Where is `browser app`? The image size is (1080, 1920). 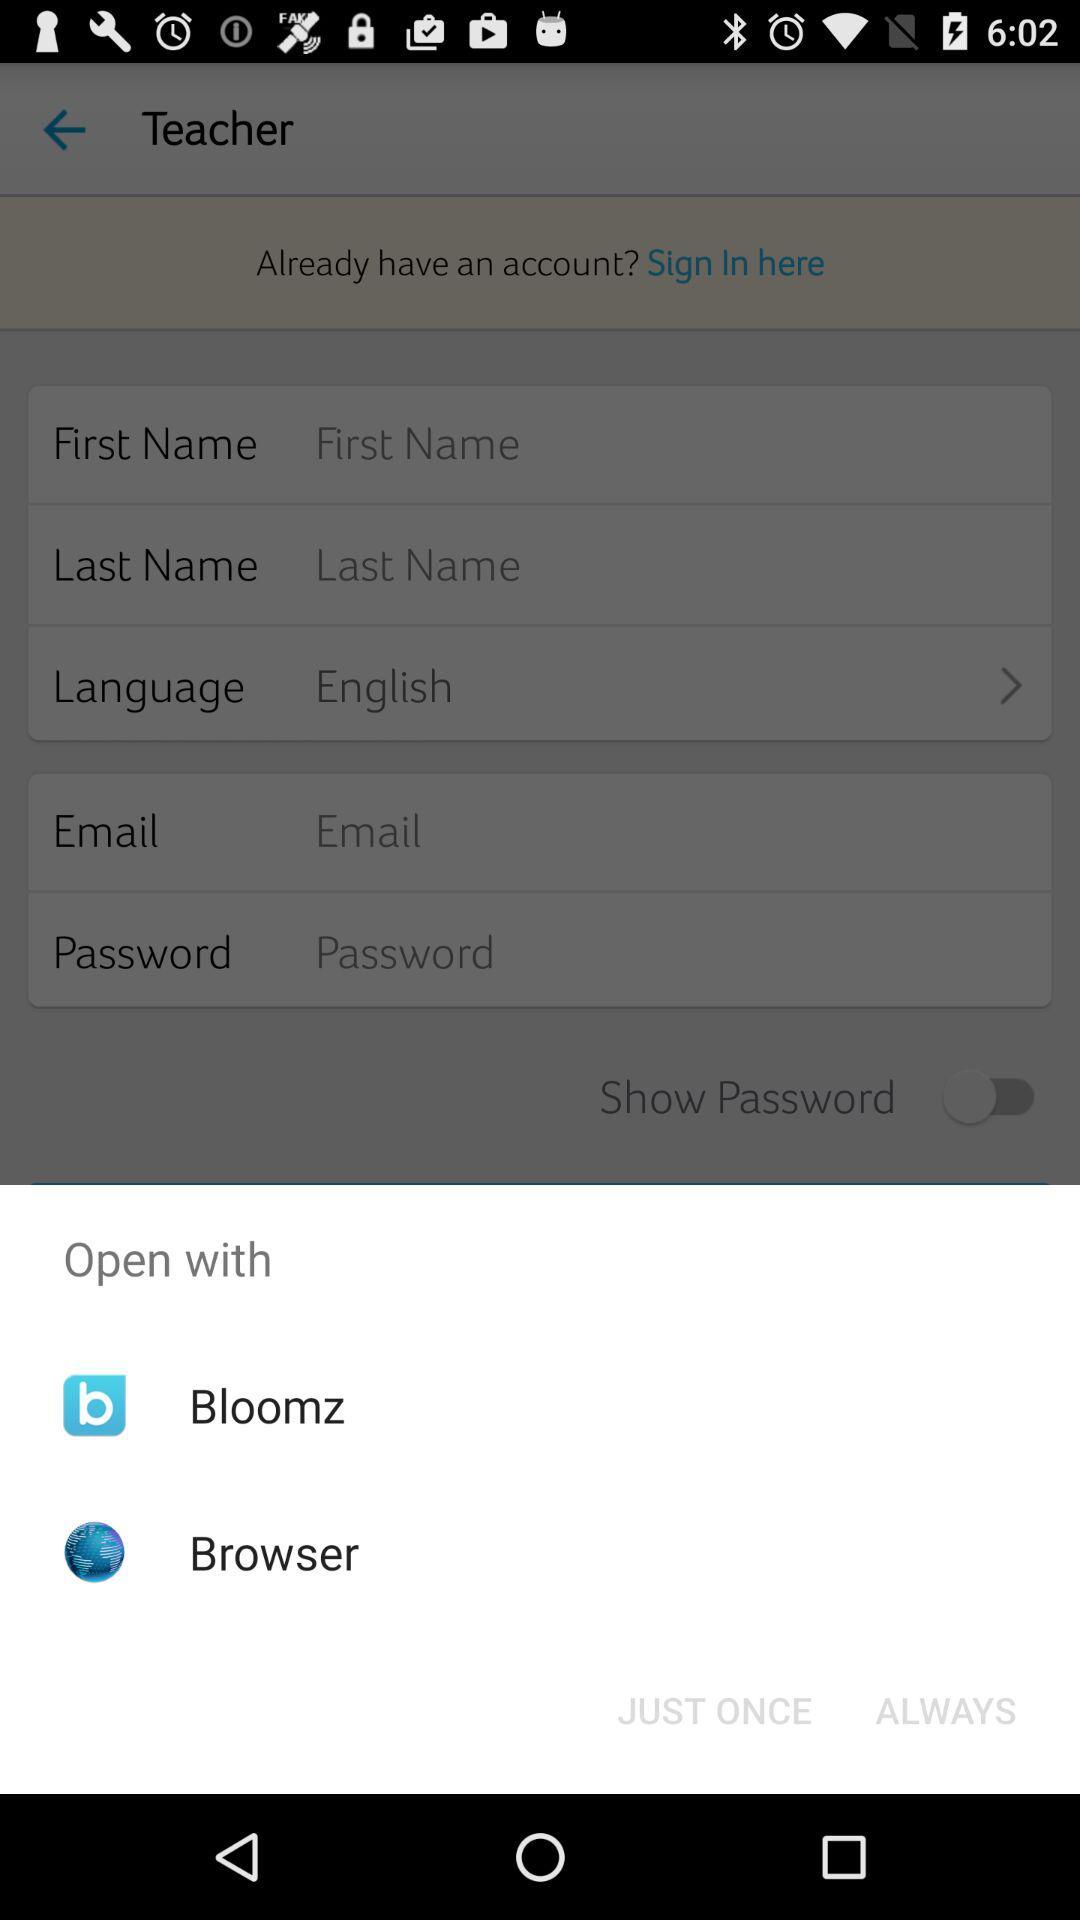 browser app is located at coordinates (274, 1551).